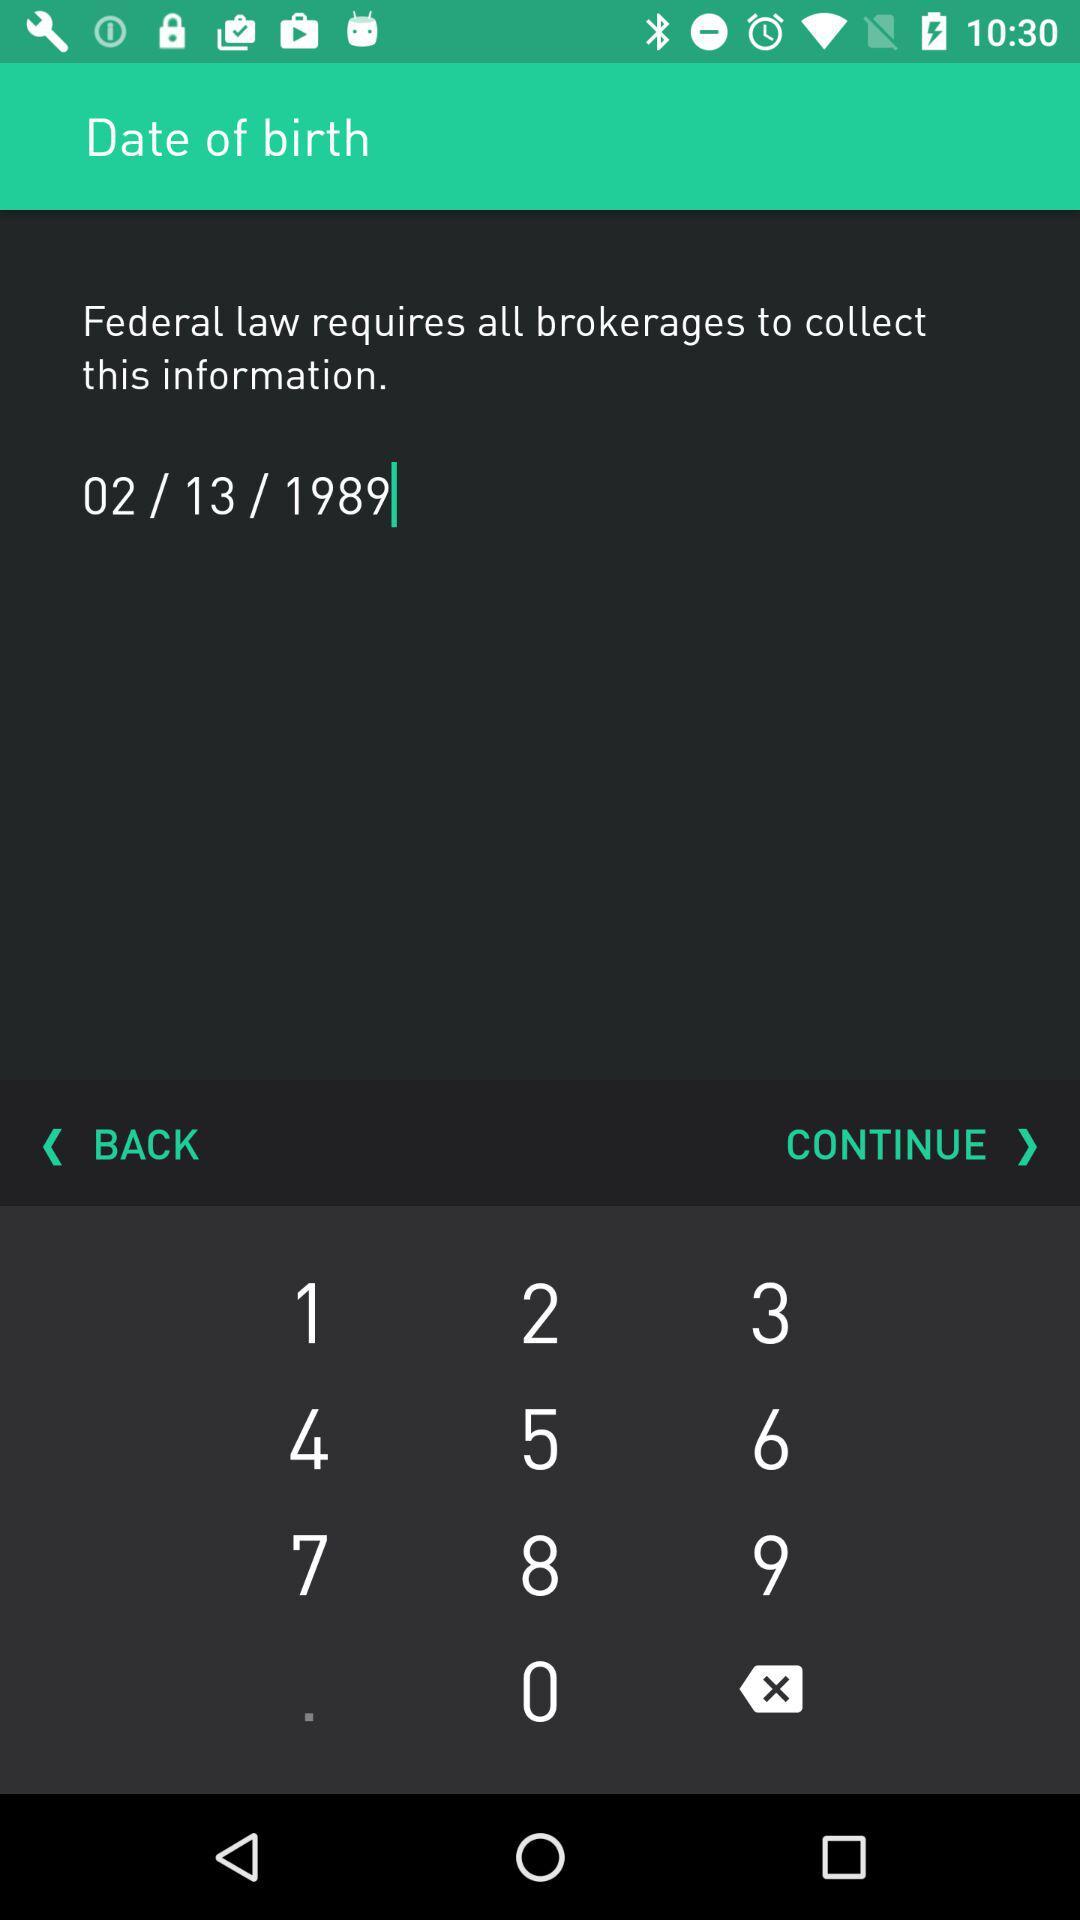  Describe the element at coordinates (770, 1688) in the screenshot. I see `the close icon` at that location.